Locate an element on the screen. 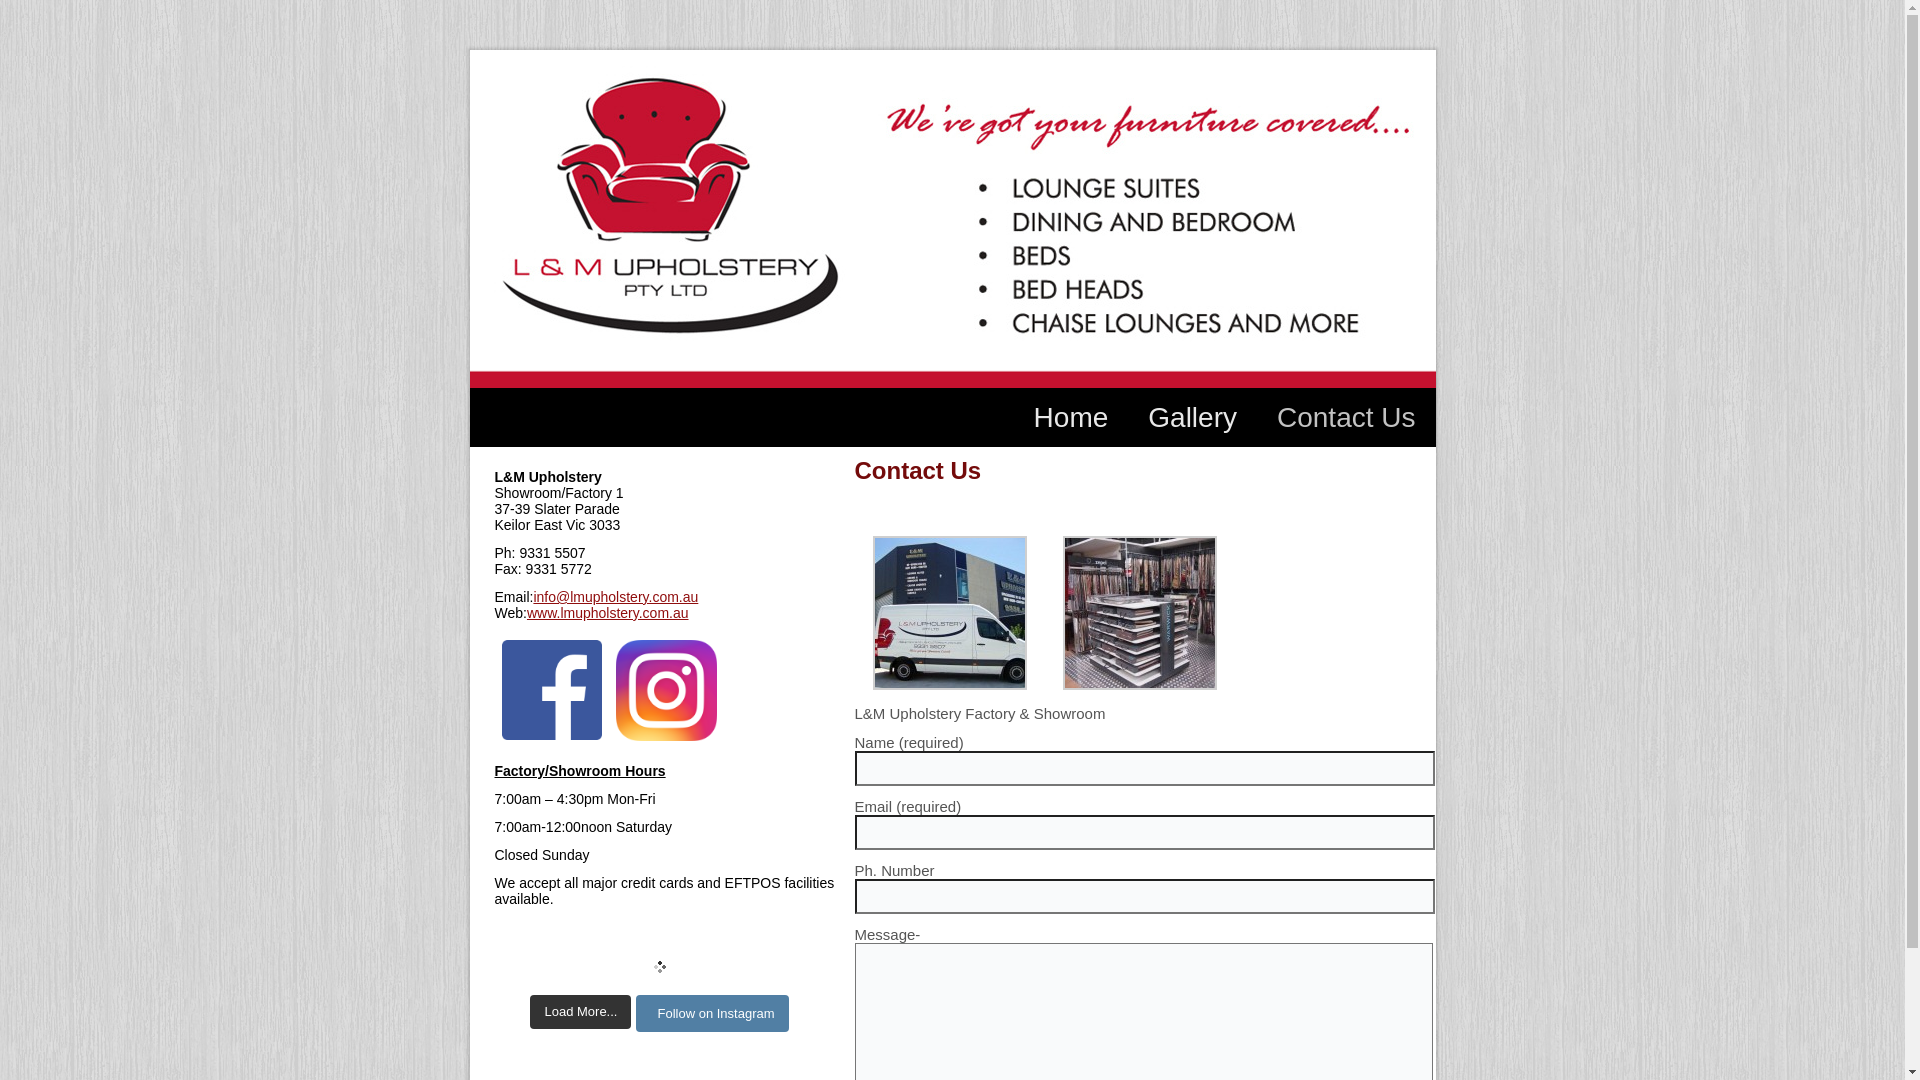 The height and width of the screenshot is (1080, 1920). 'Load More...' is located at coordinates (579, 1011).